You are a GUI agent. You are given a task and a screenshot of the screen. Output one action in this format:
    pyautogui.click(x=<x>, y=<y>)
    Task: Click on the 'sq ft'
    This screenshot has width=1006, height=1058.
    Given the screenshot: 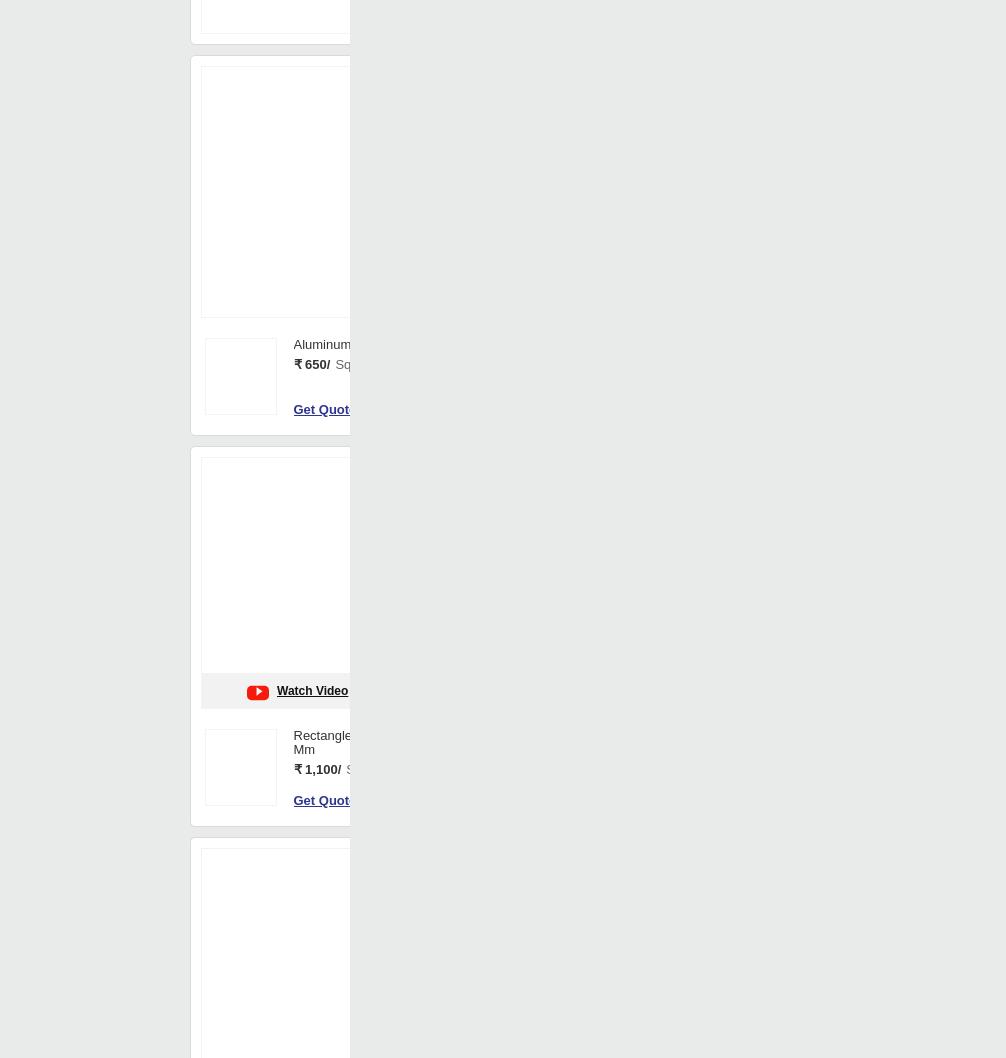 What is the action you would take?
    pyautogui.click(x=806, y=959)
    